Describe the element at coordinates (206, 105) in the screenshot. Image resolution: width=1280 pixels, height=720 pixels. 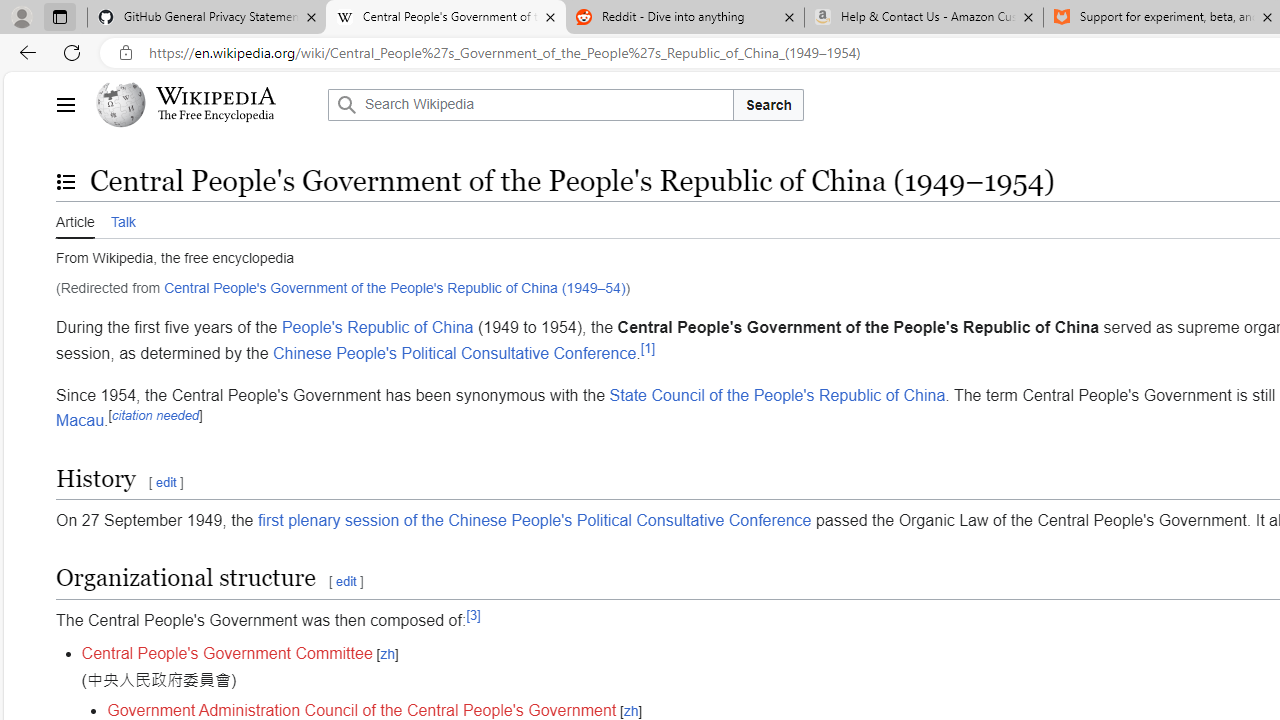
I see `'Wikipedia The Free Encyclopedia'` at that location.